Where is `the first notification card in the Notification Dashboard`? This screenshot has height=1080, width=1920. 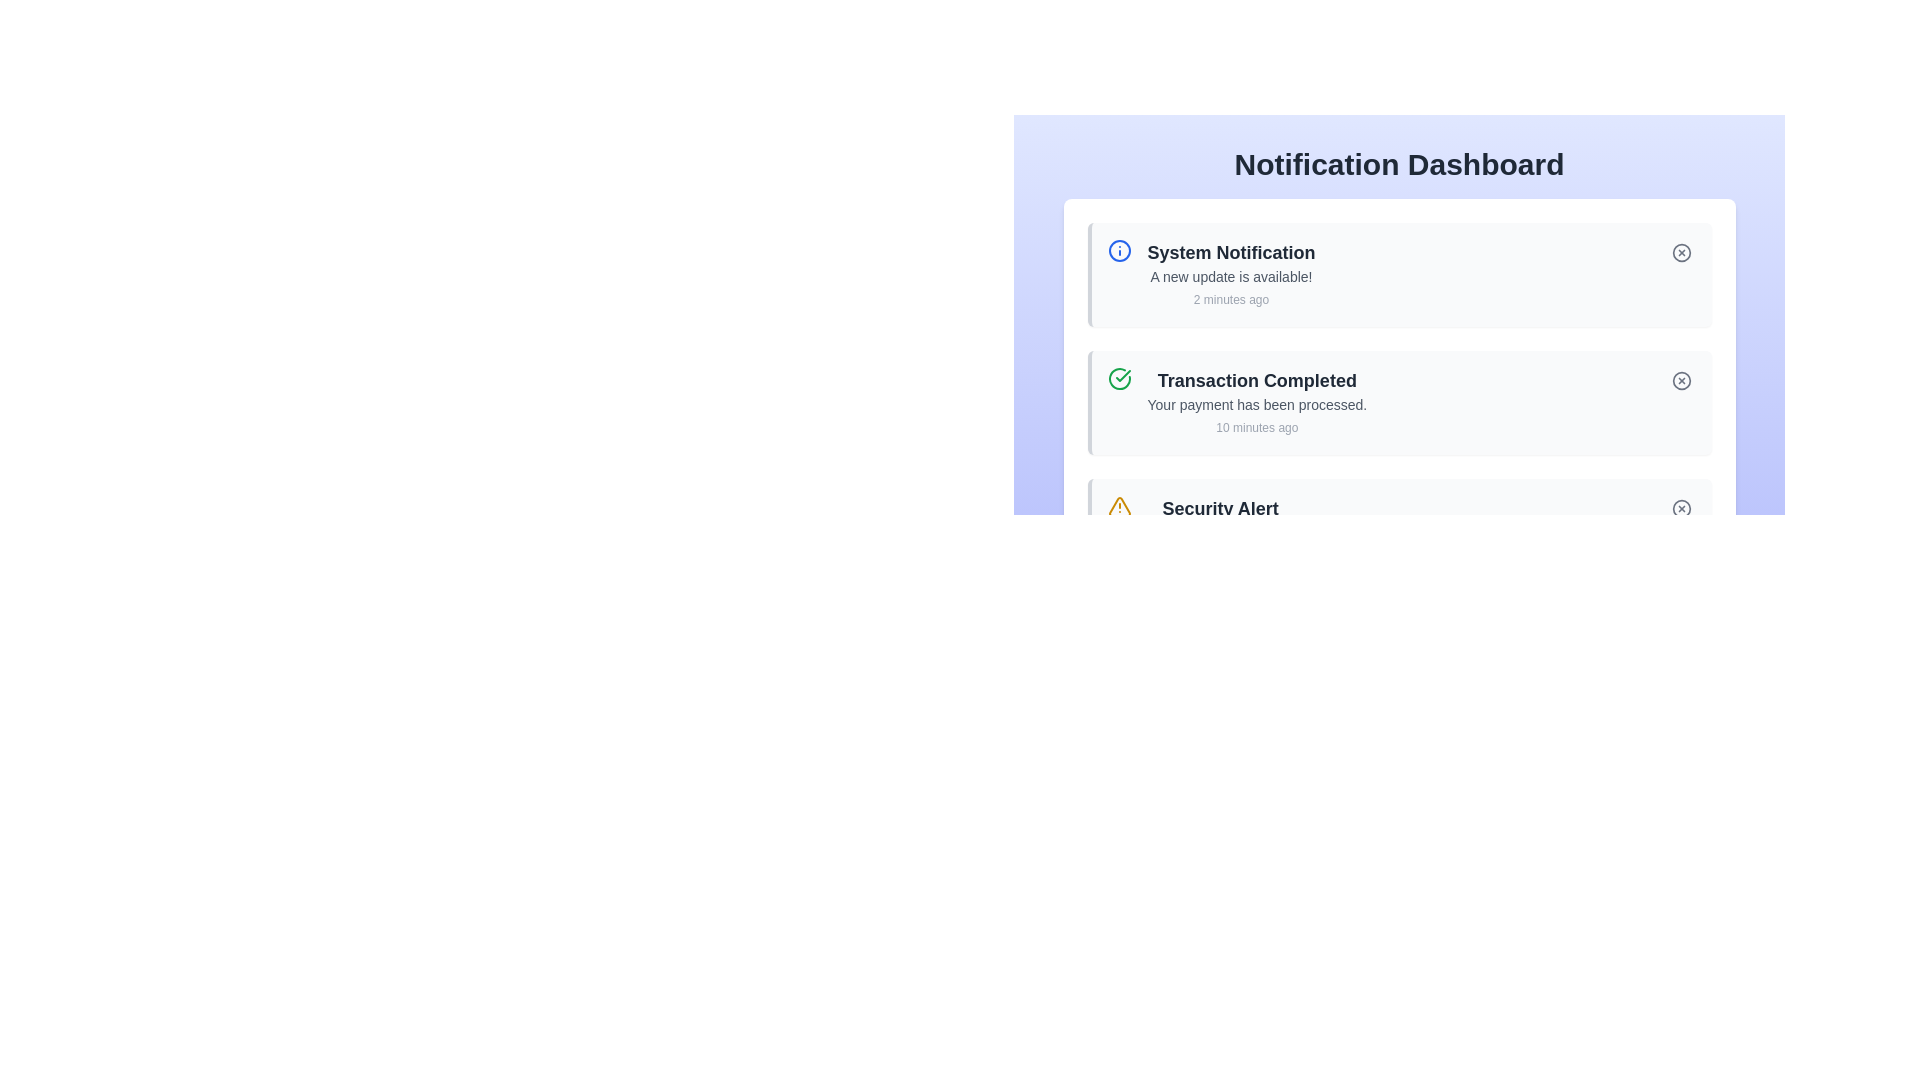
the first notification card in the Notification Dashboard is located at coordinates (1398, 303).